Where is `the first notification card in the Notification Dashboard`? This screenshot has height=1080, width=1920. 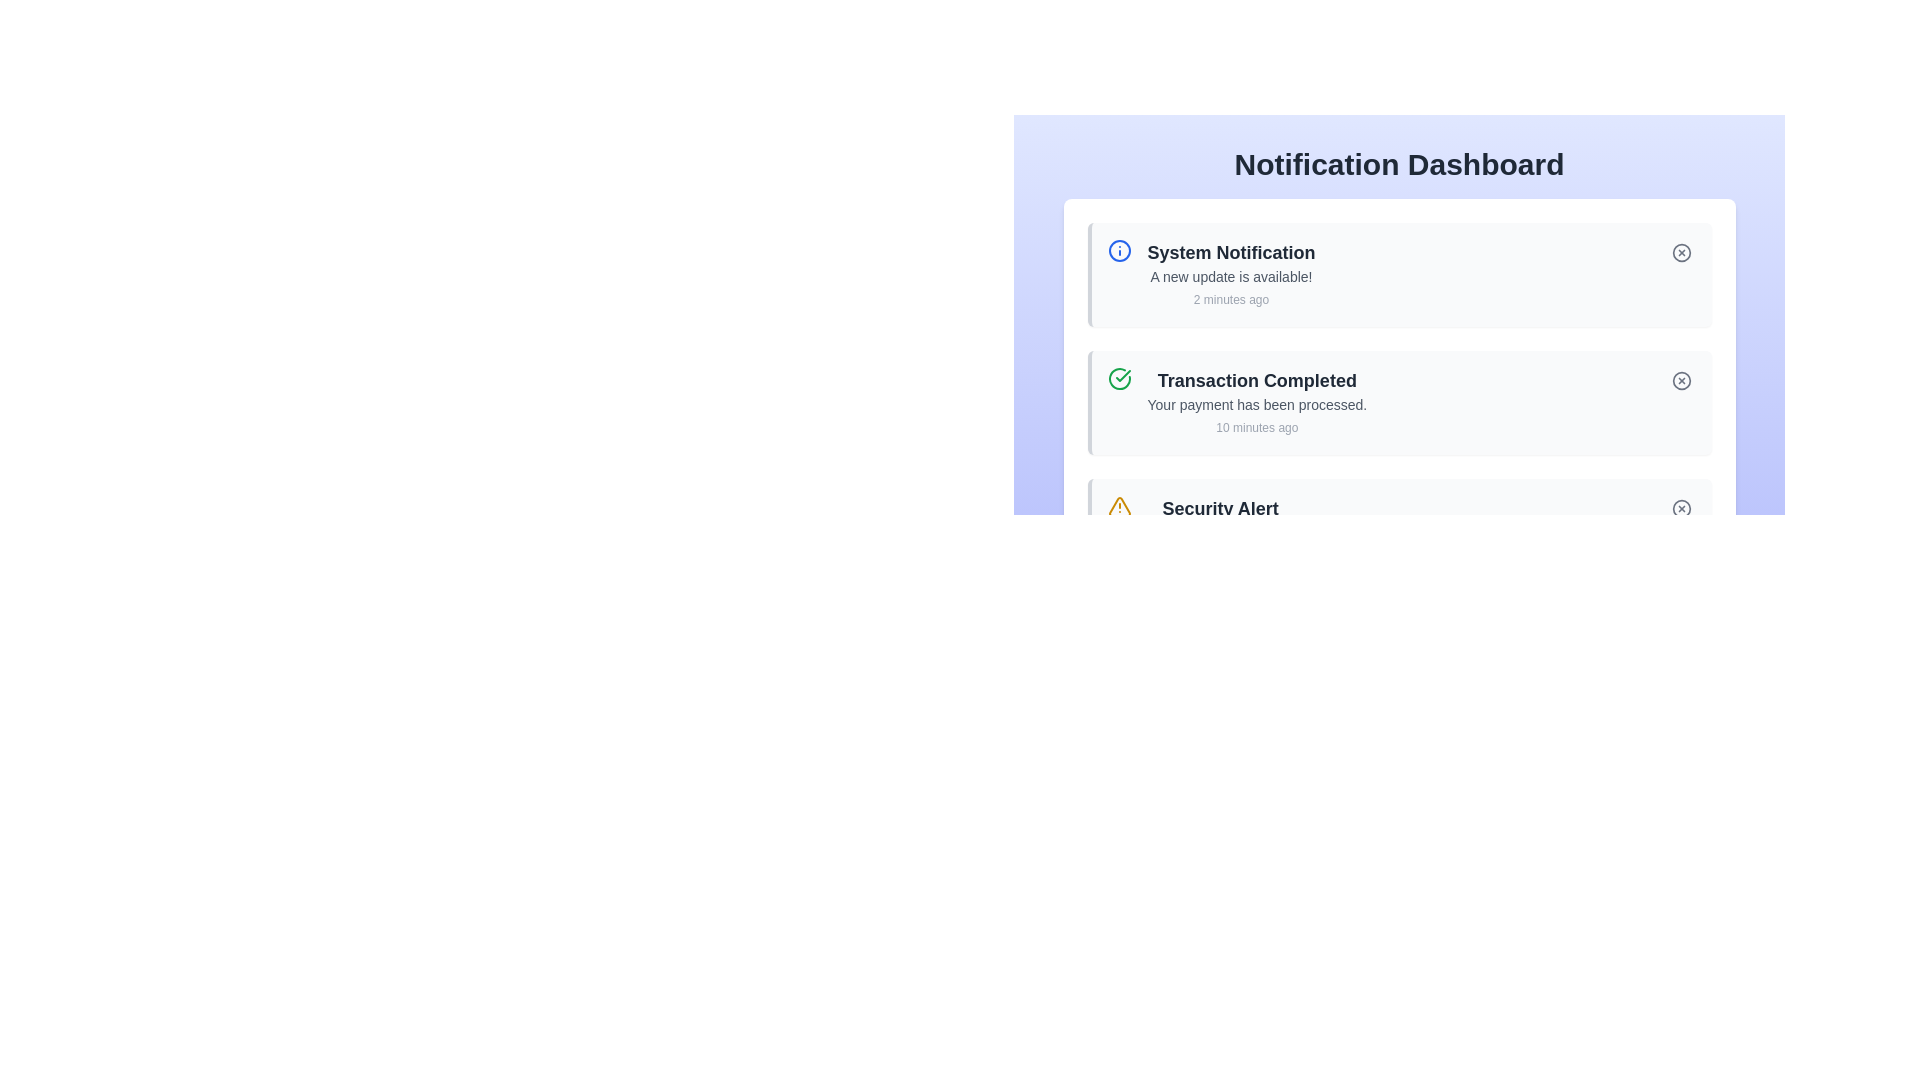
the first notification card in the Notification Dashboard is located at coordinates (1398, 303).